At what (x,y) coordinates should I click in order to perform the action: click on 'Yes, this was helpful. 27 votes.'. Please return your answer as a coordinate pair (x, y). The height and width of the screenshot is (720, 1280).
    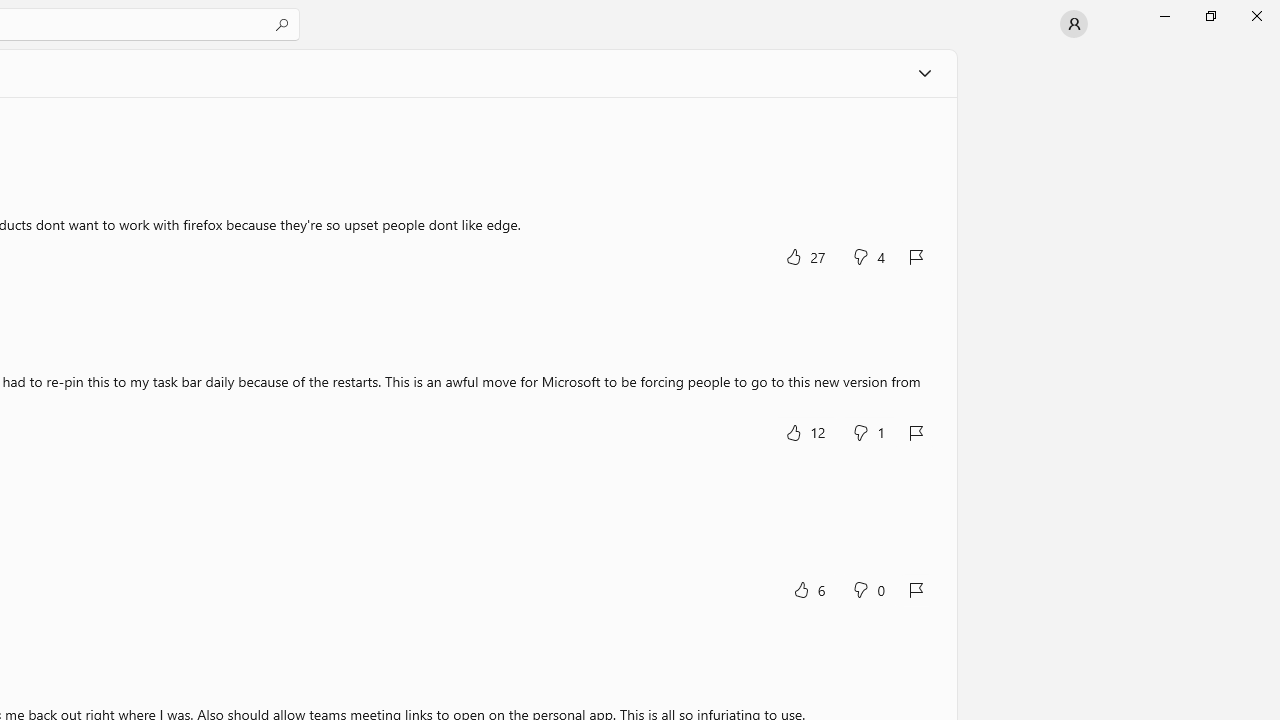
    Looking at the image, I should click on (805, 255).